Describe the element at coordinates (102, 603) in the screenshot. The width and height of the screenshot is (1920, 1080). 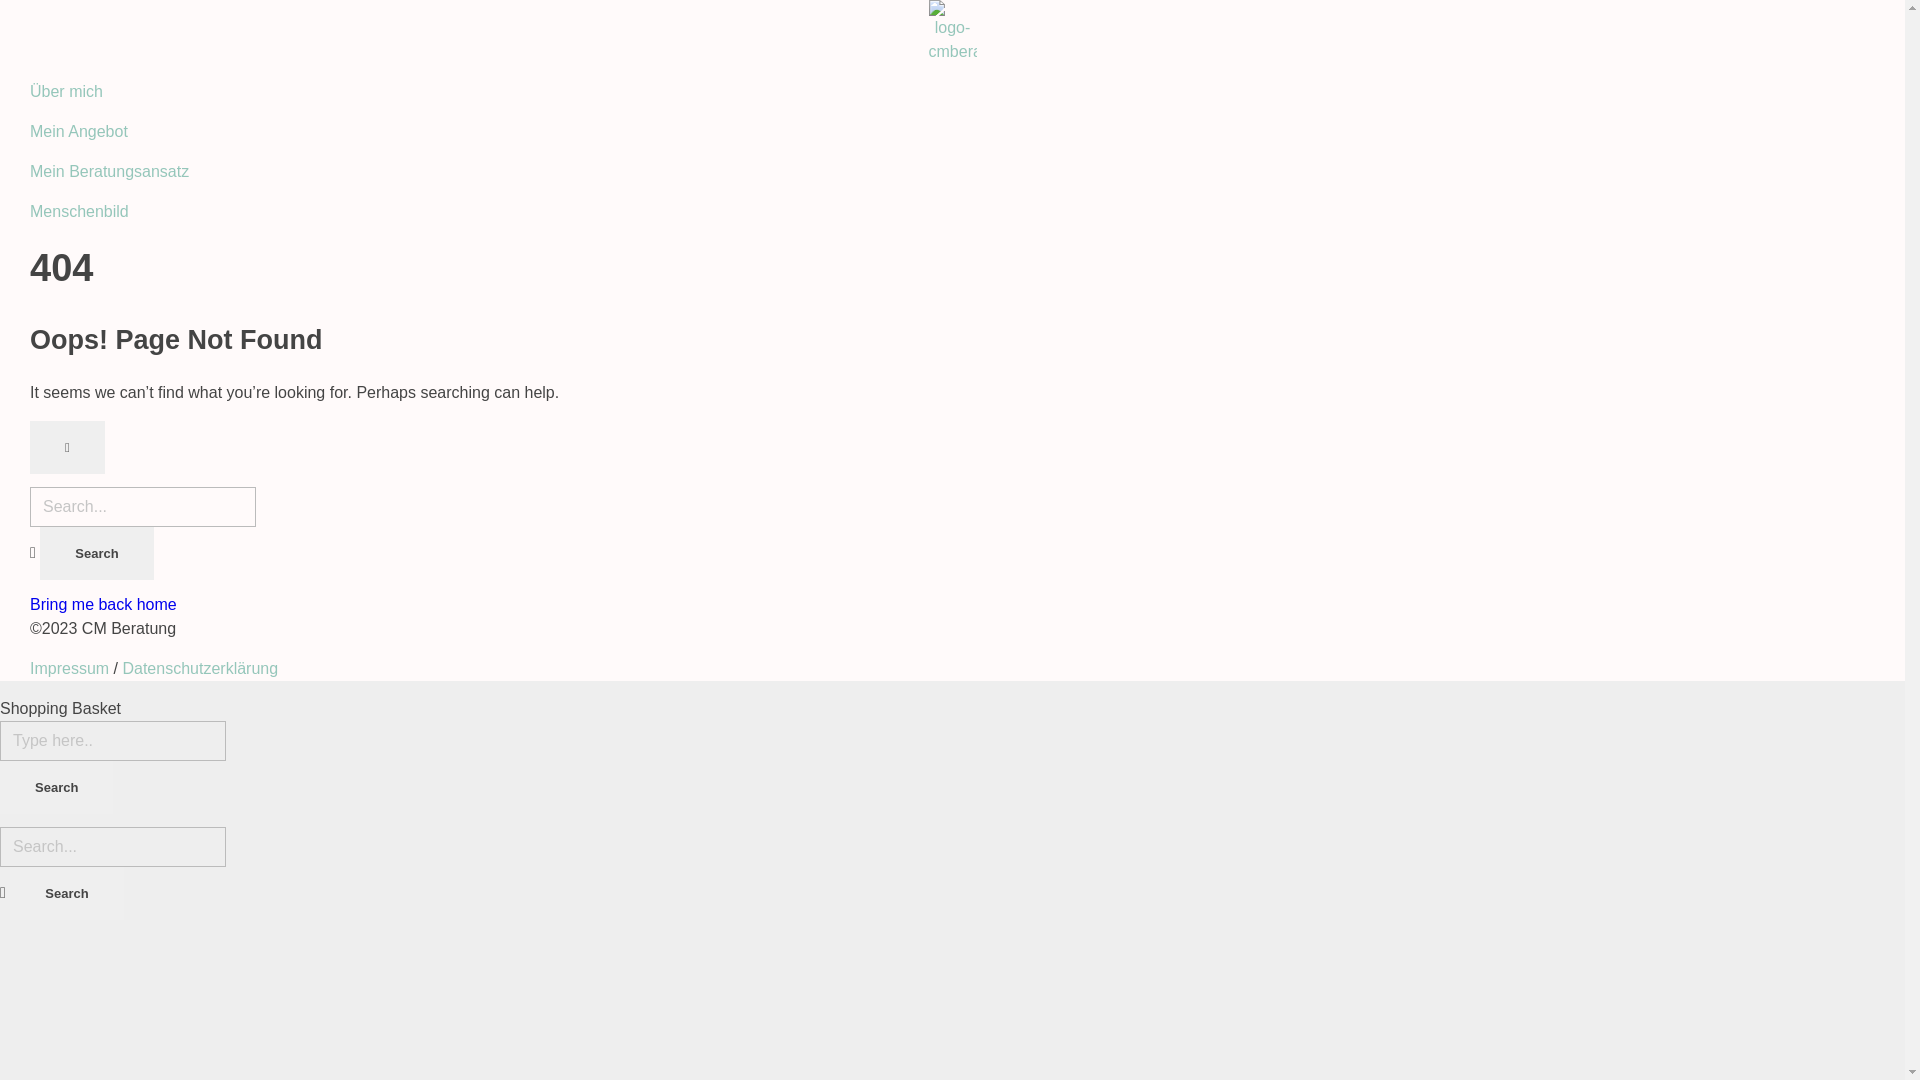
I see `'Bring me back home'` at that location.